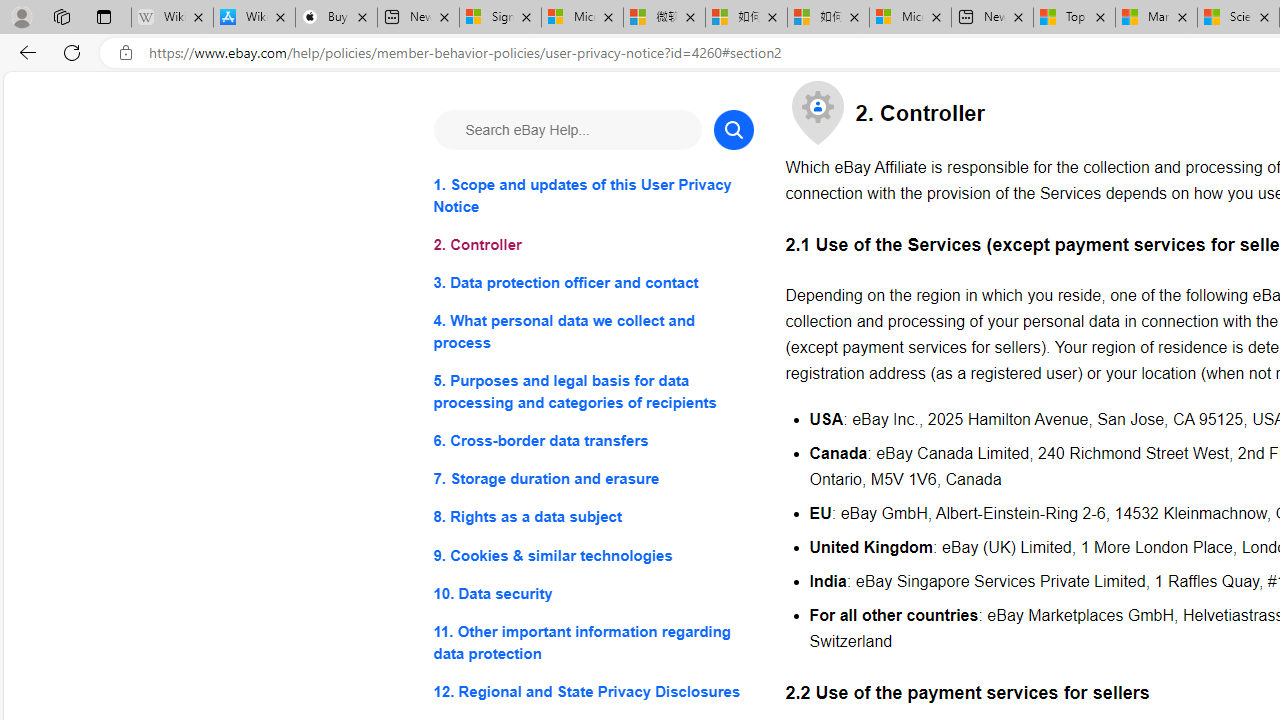  Describe the element at coordinates (1263, 17) in the screenshot. I see `'Close tab'` at that location.